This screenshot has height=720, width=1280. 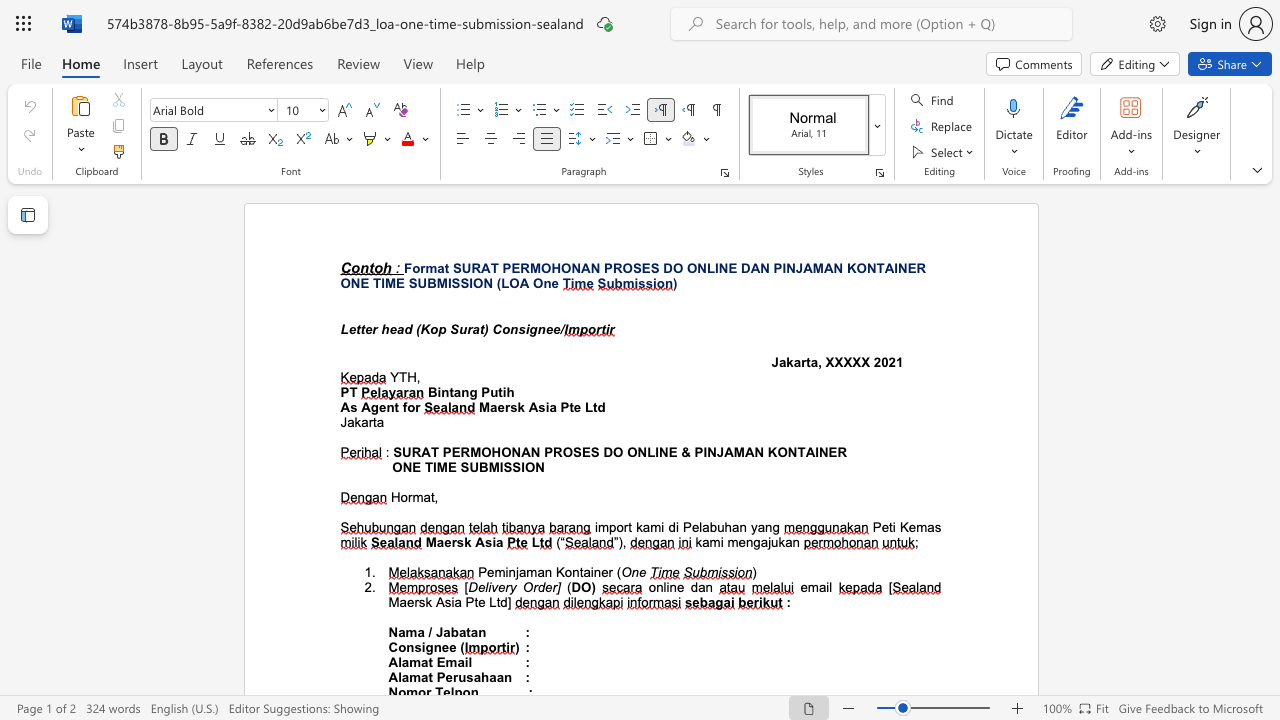 I want to click on the space between the continuous character "a" and "b" in the text, so click(x=709, y=526).